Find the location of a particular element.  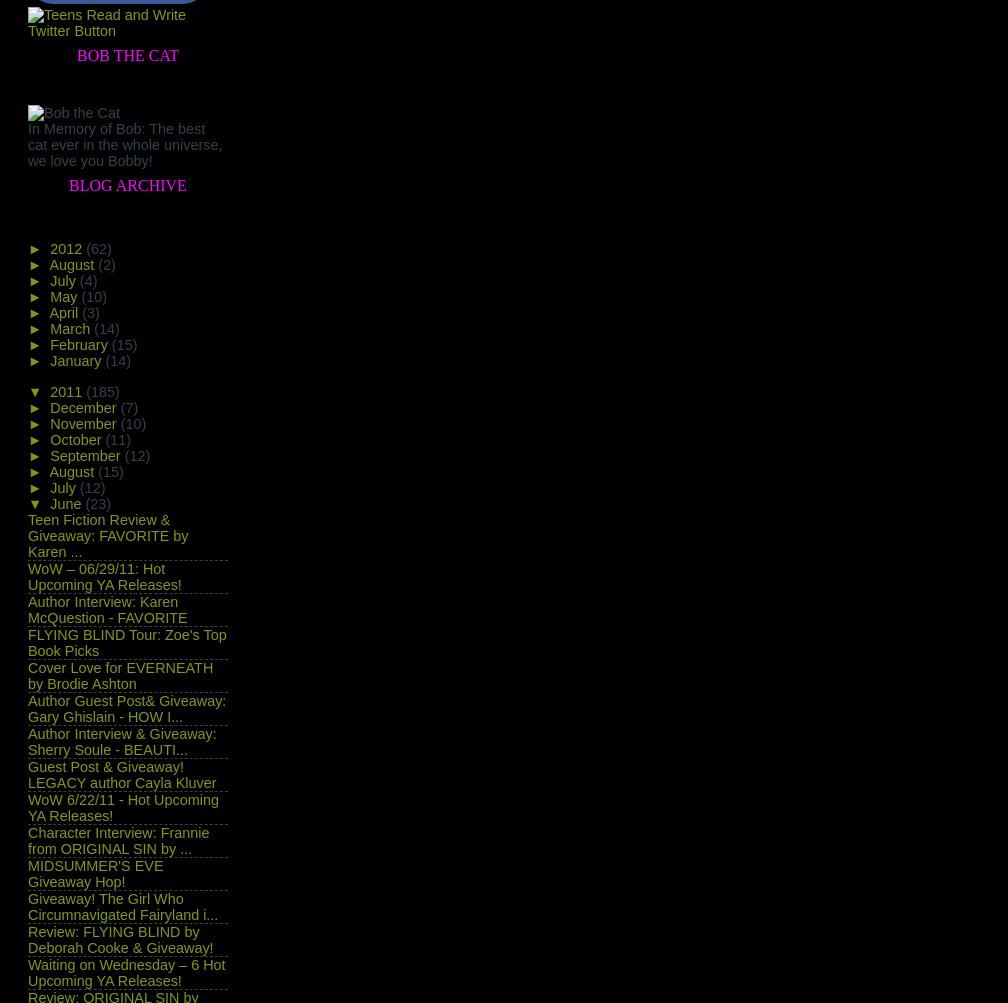

'In Memory of Bob: The best cat ever in the whole universe, we love you Bobby!' is located at coordinates (124, 143).